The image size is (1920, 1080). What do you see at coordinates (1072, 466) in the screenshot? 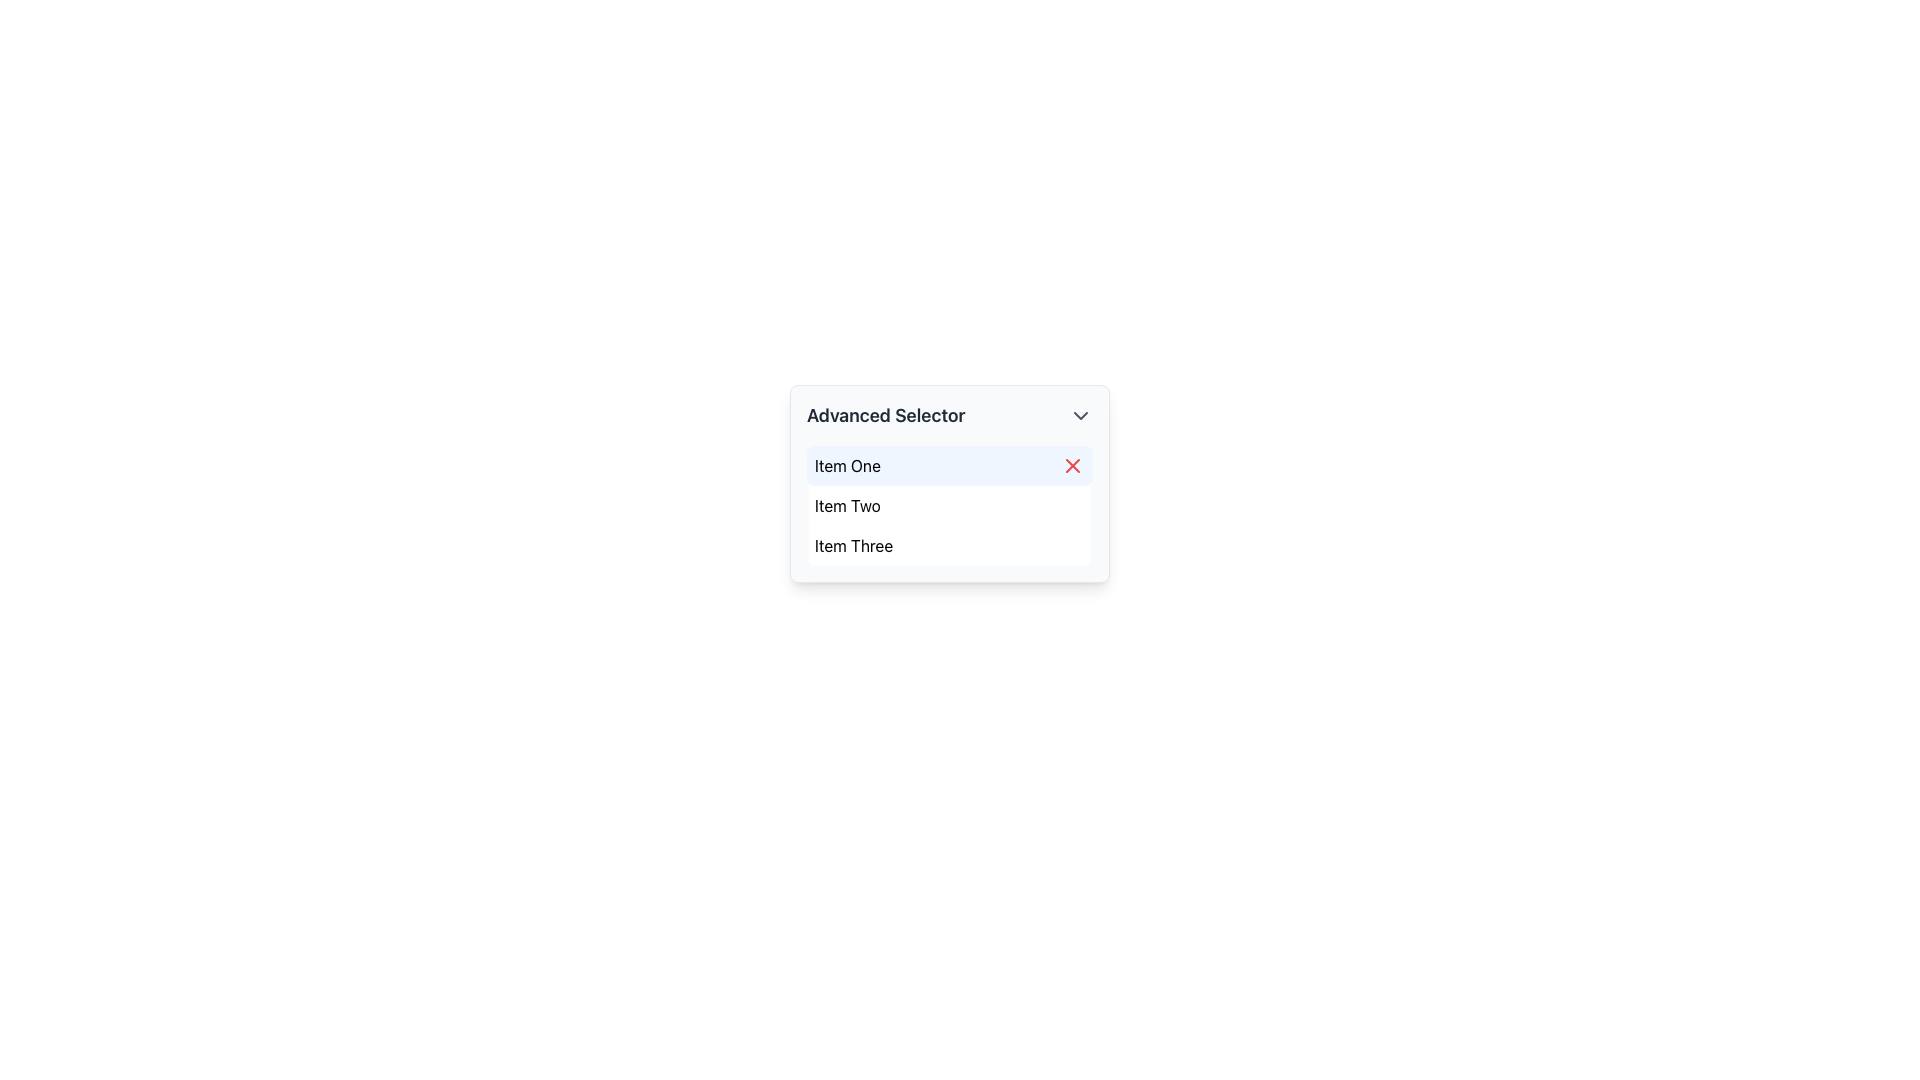
I see `the red 'X' icon button positioned to the right of 'Item One' in the Advanced Selector dropdown list to clear the selection` at bounding box center [1072, 466].